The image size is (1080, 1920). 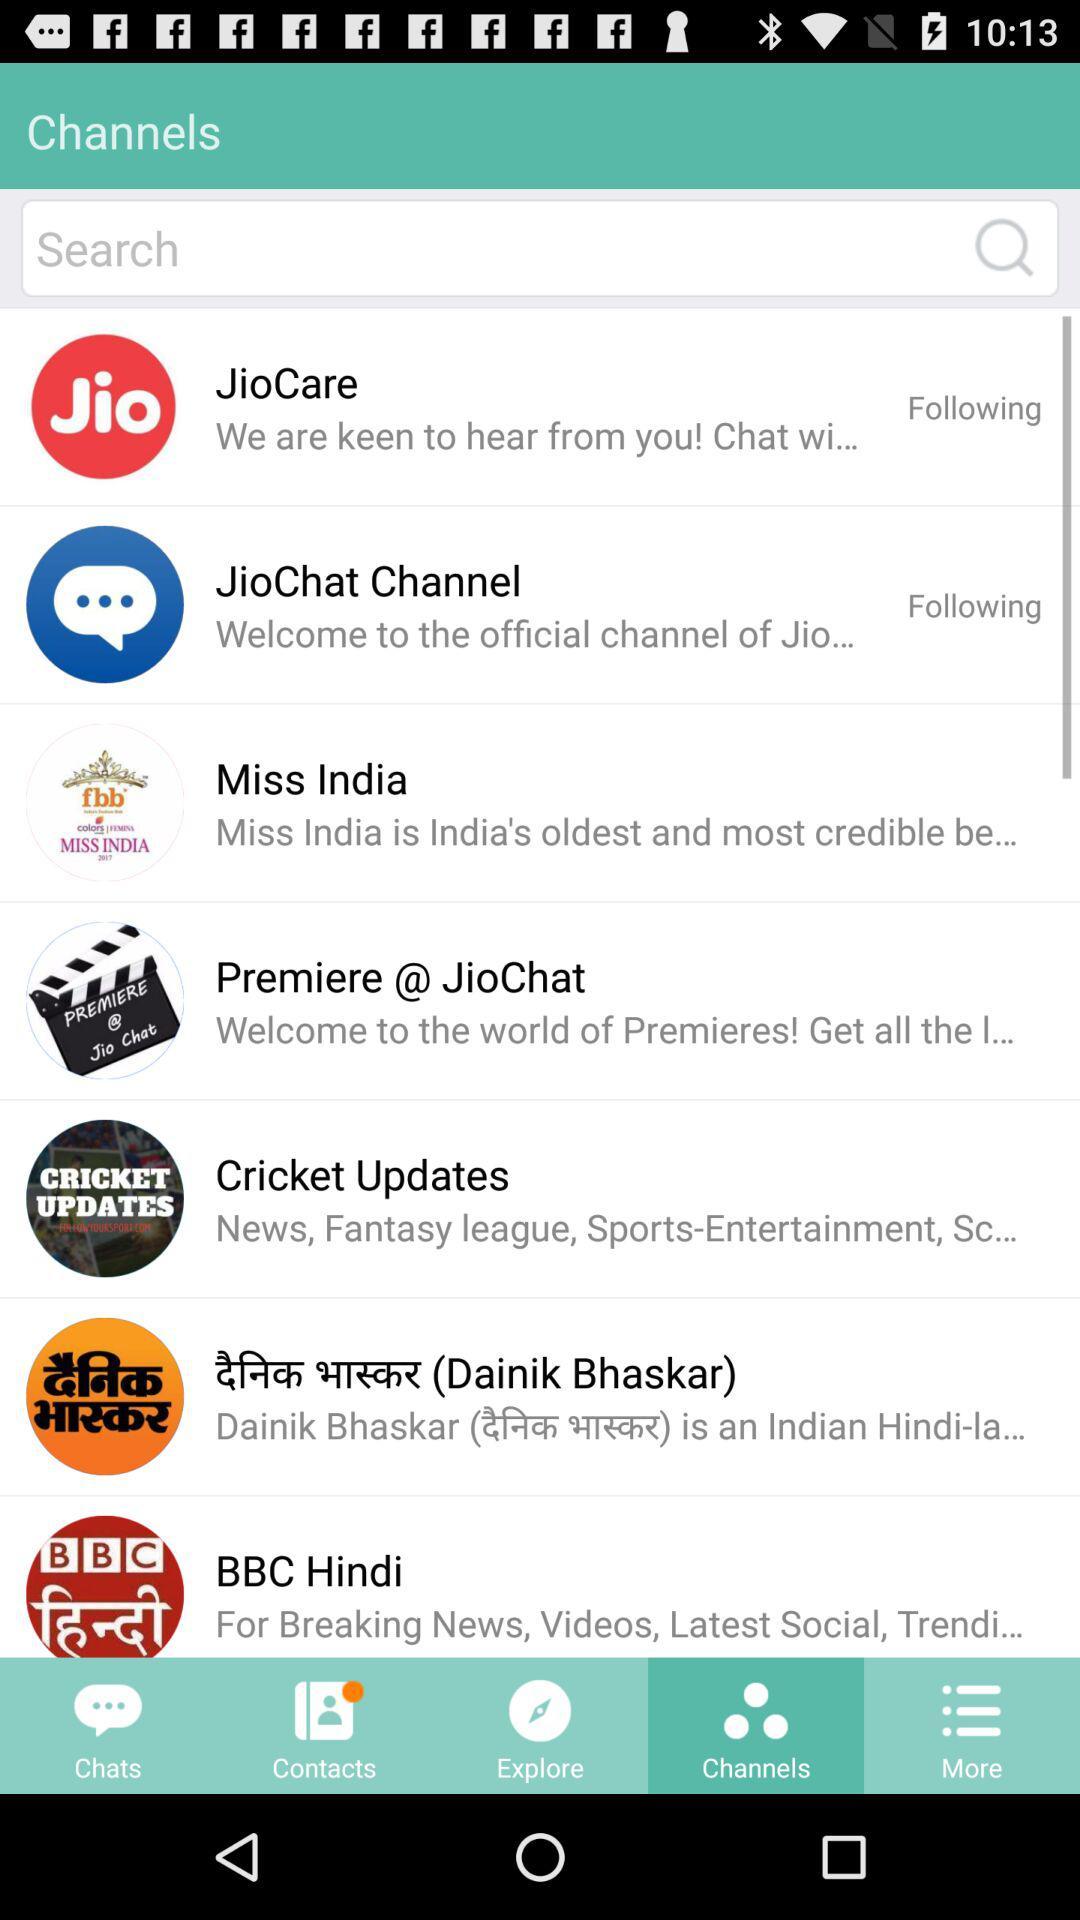 What do you see at coordinates (493, 247) in the screenshot?
I see `search bar` at bounding box center [493, 247].